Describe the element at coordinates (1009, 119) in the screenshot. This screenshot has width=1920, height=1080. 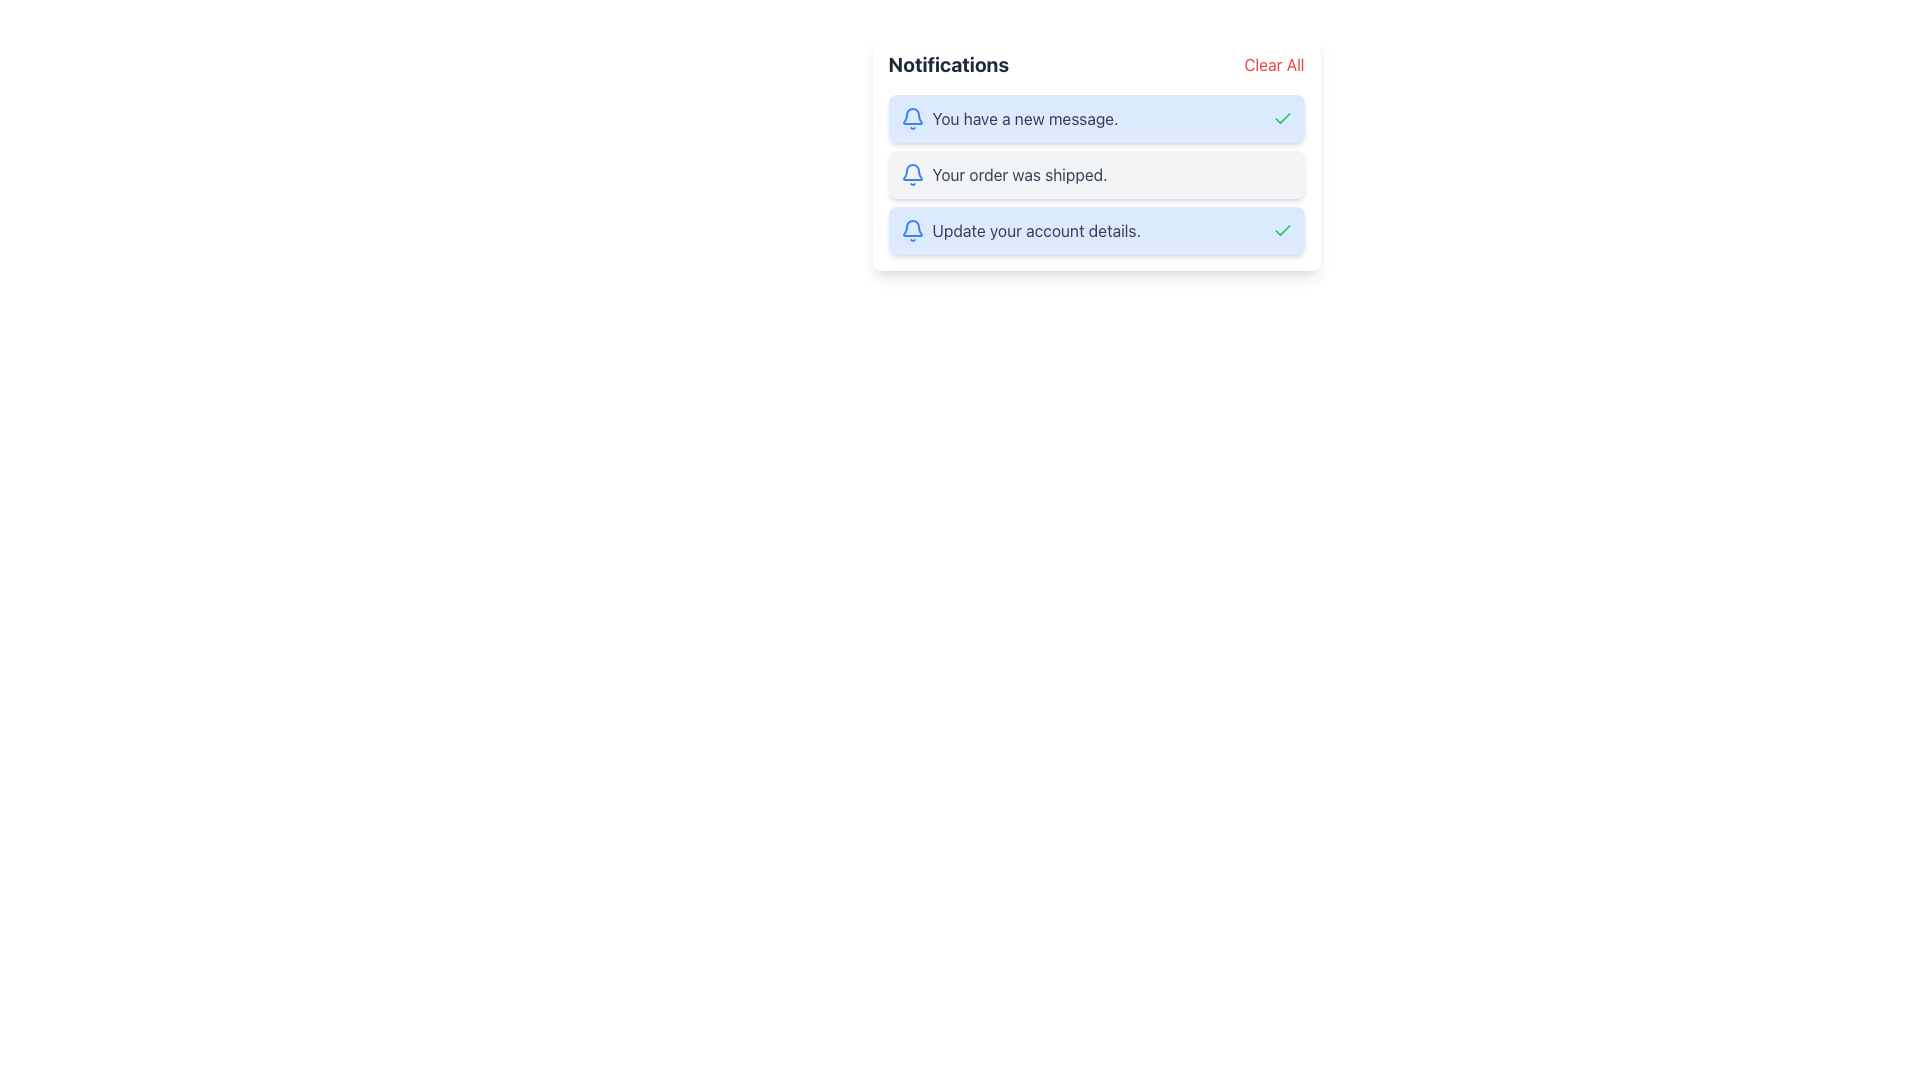
I see `the Notification Item that indicates the presence of a new message, located at the top of the notification list with a bell icon on the left` at that location.